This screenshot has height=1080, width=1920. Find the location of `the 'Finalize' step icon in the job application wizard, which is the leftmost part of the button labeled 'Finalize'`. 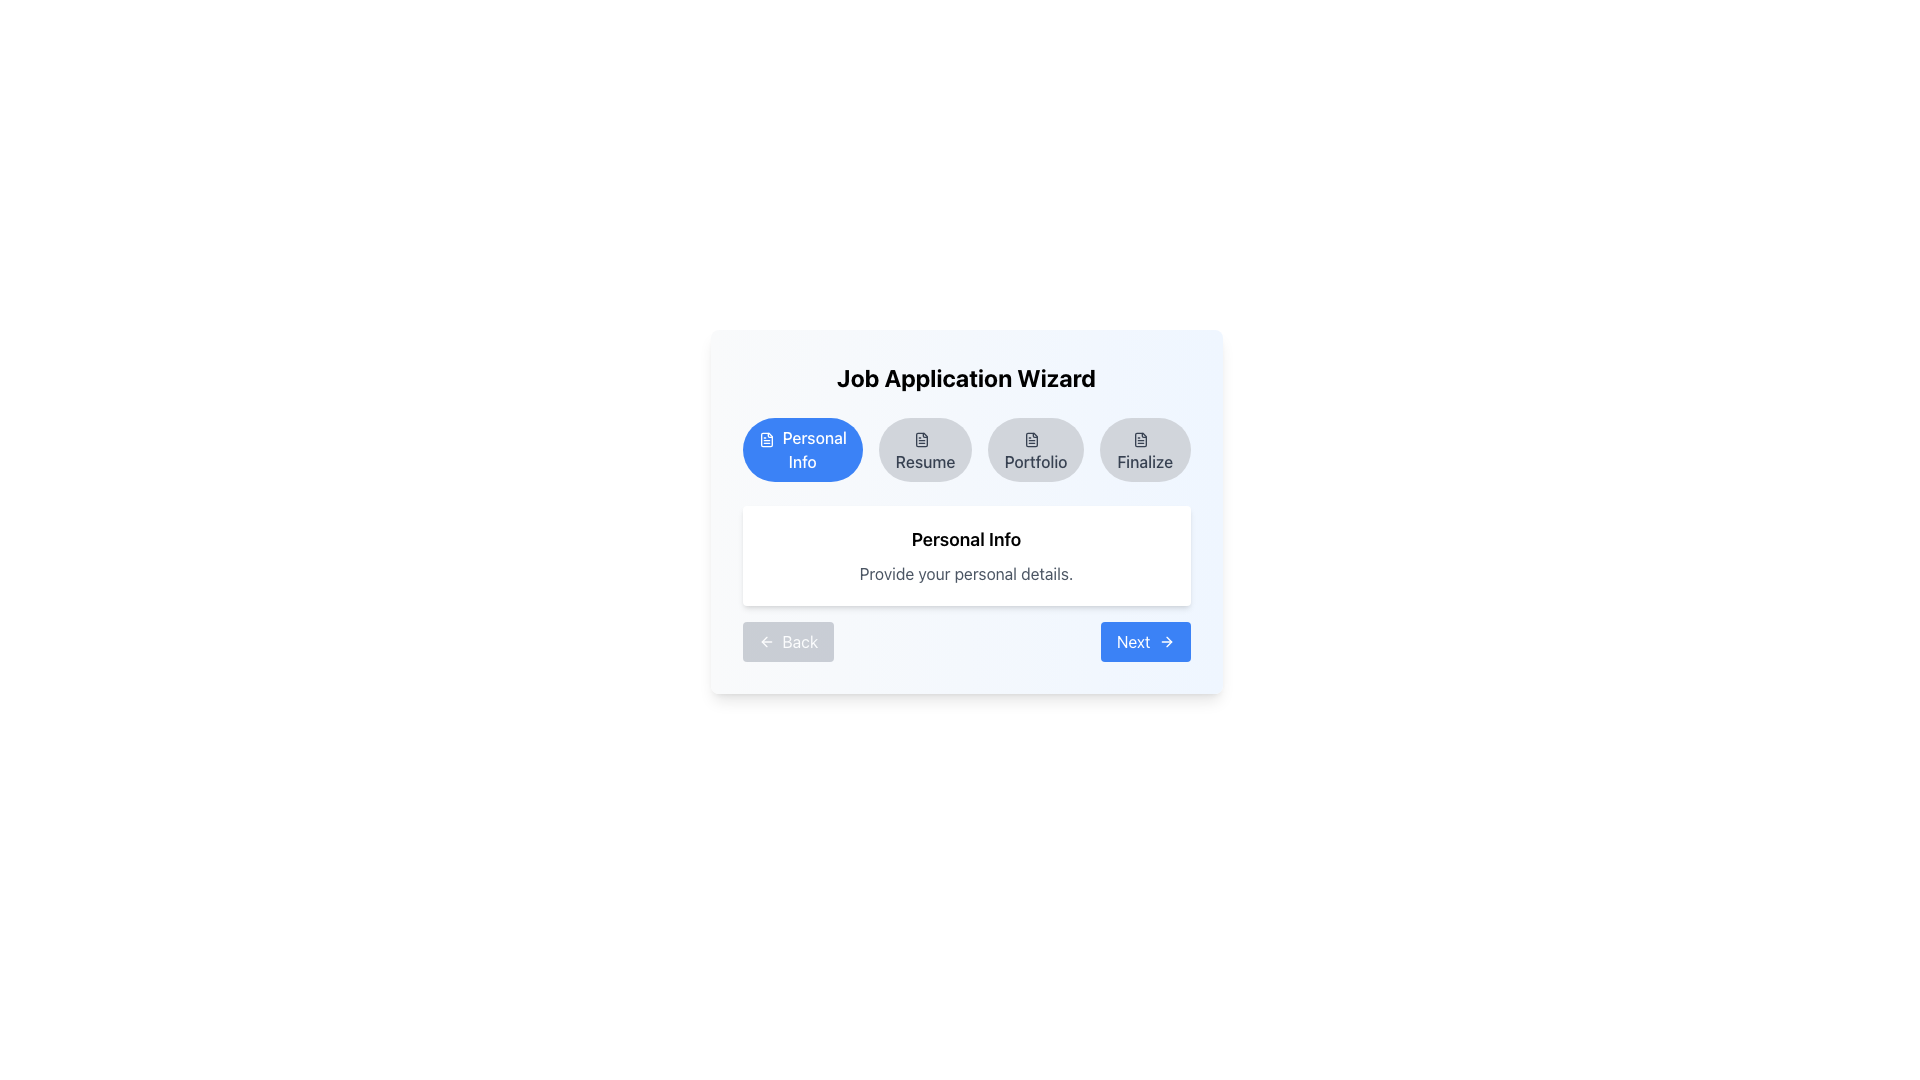

the 'Finalize' step icon in the job application wizard, which is the leftmost part of the button labeled 'Finalize' is located at coordinates (1141, 438).